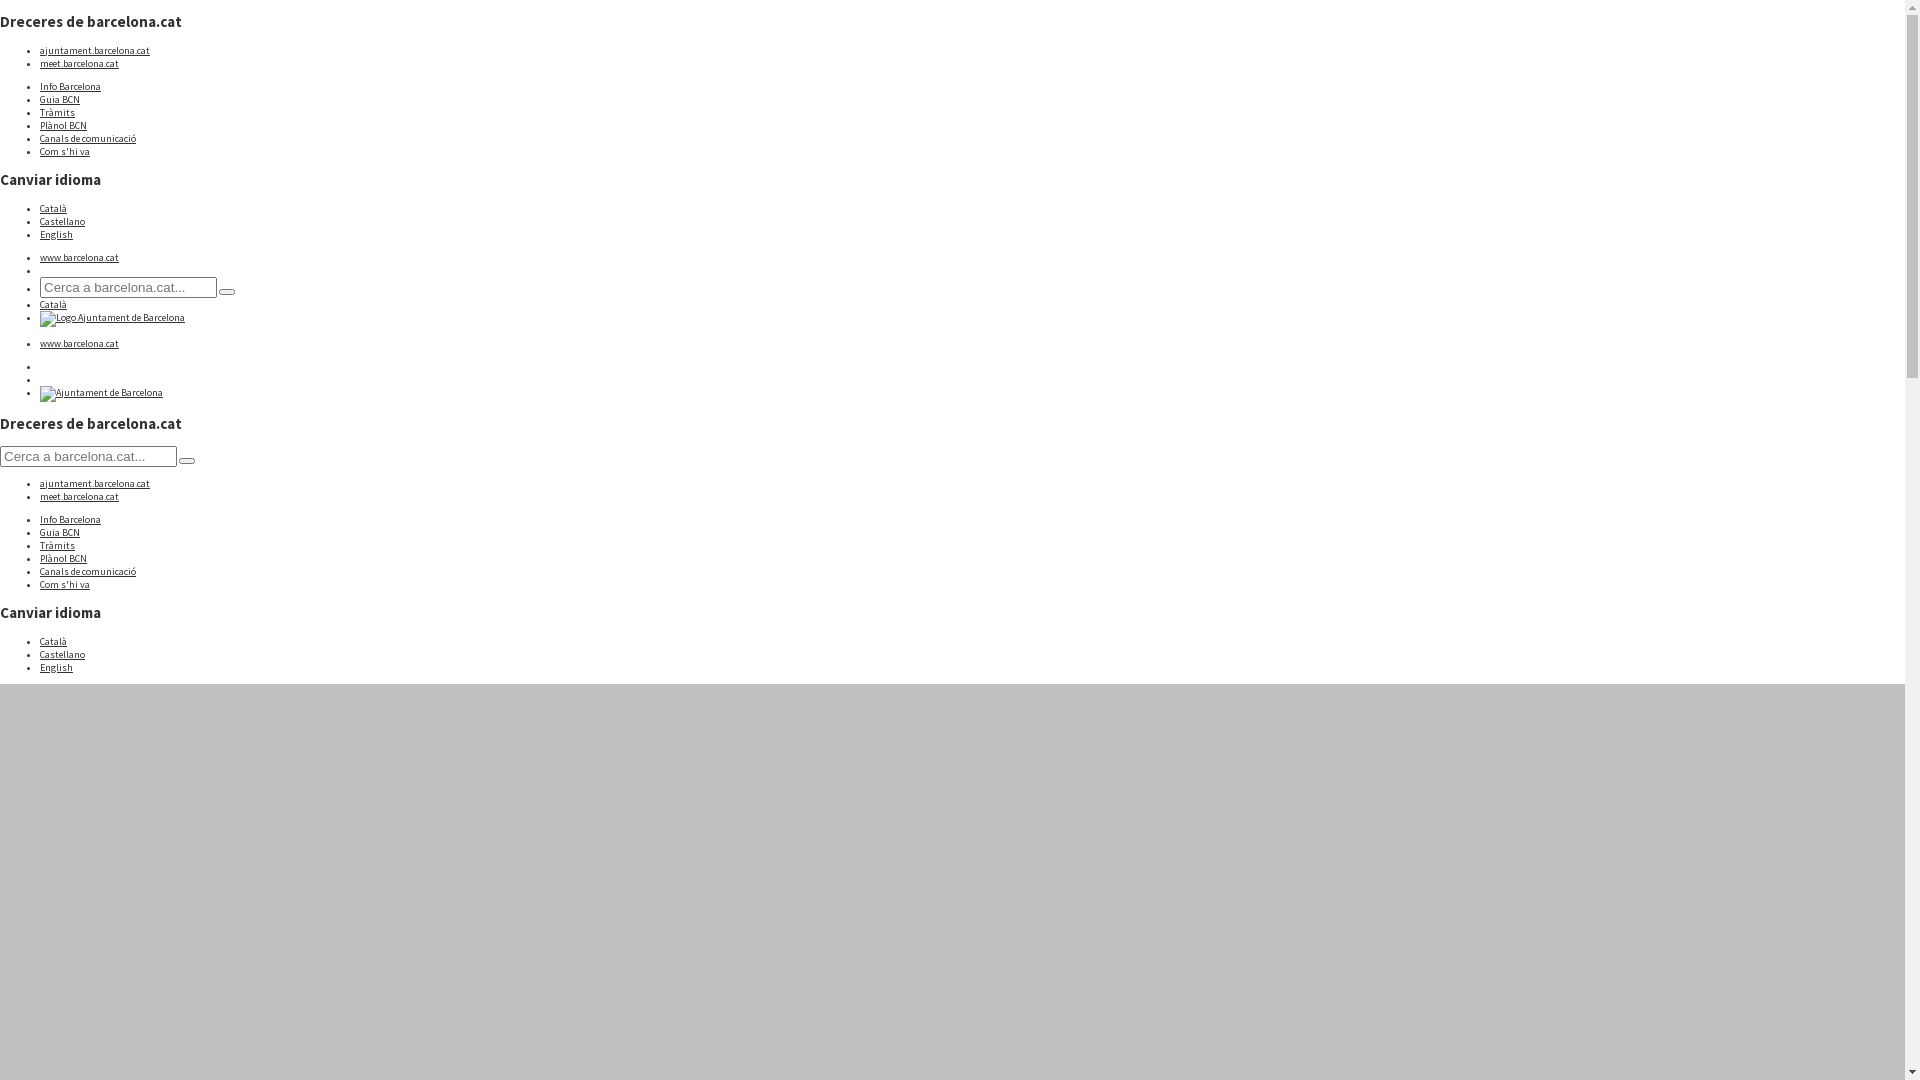 Image resolution: width=1920 pixels, height=1080 pixels. What do you see at coordinates (39, 49) in the screenshot?
I see `'ajuntament.barcelona.cat'` at bounding box center [39, 49].